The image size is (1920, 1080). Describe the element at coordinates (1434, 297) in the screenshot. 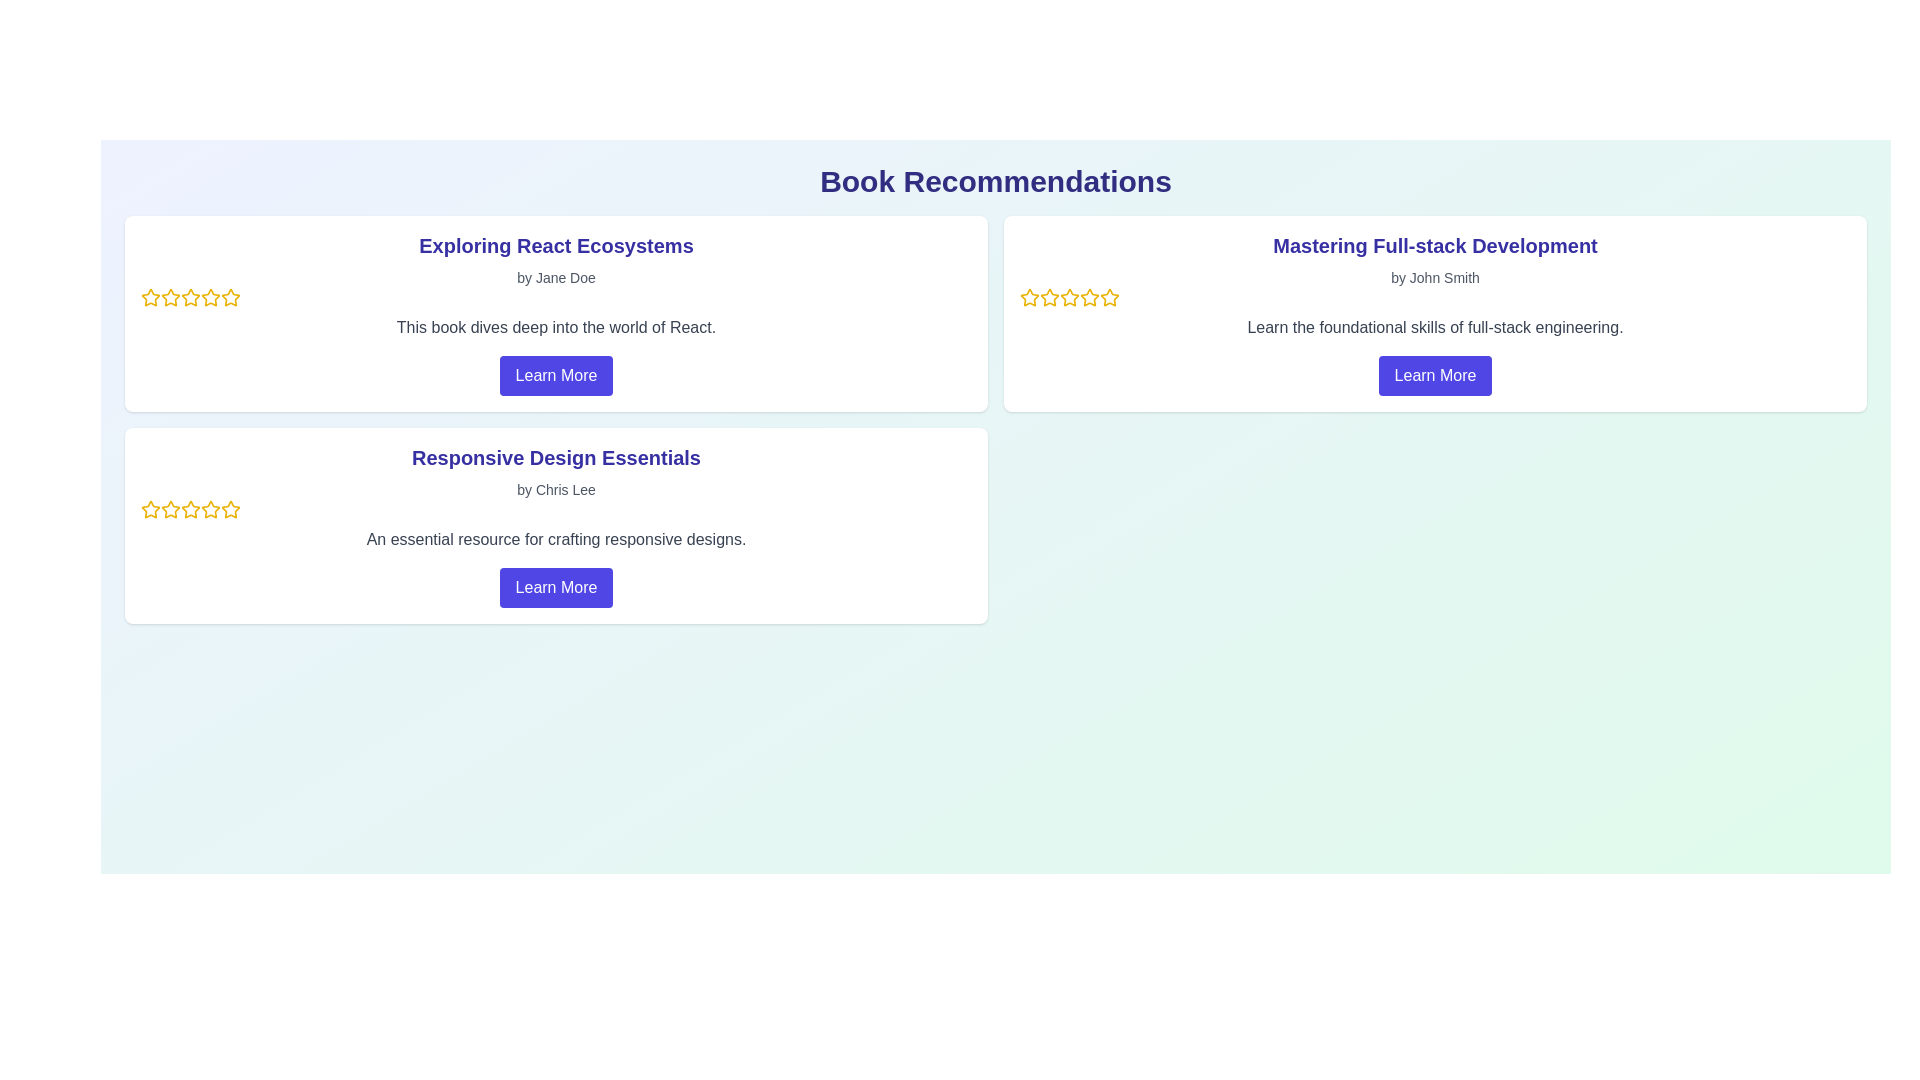

I see `visual indication of the star rating interface located in the yellow star rating section under the card titled 'Mastering Full-stack Development', positioned centrally beneath 'by John Smith'` at that location.